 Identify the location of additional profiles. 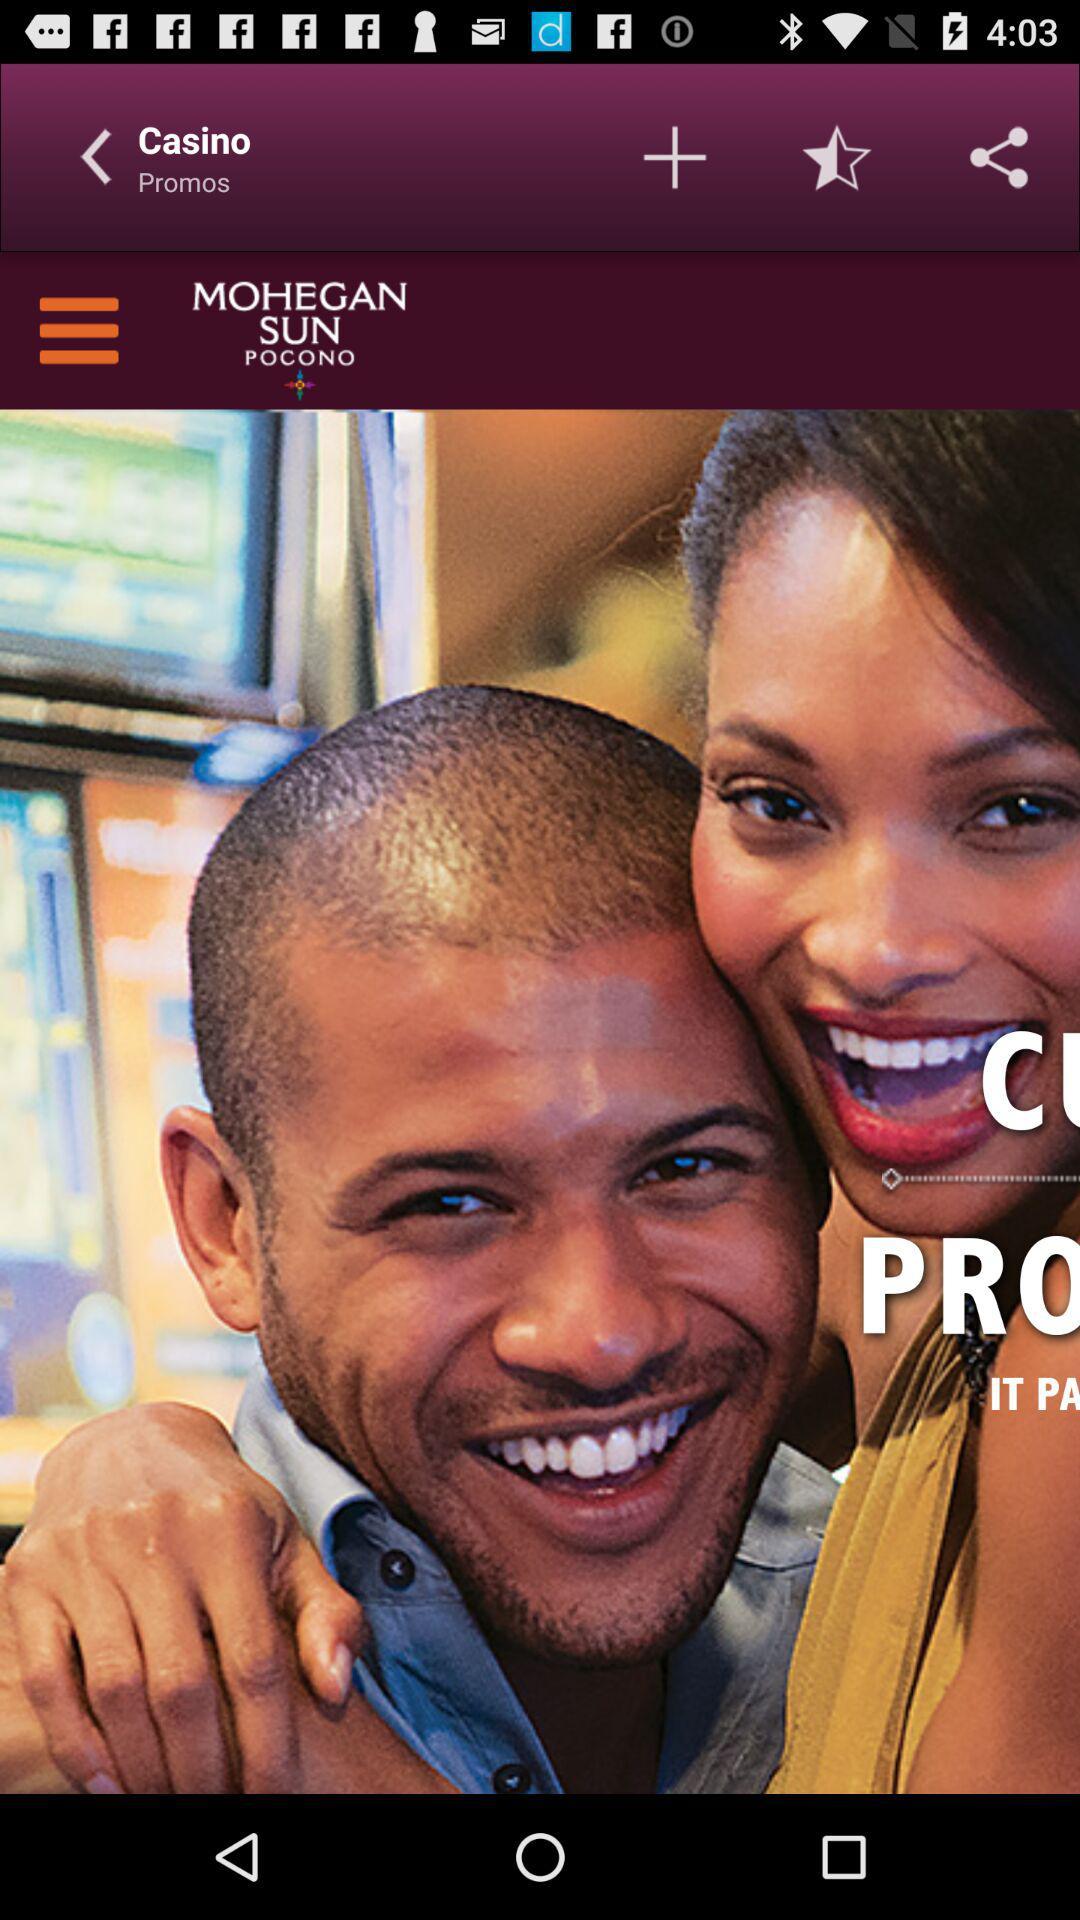
(675, 156).